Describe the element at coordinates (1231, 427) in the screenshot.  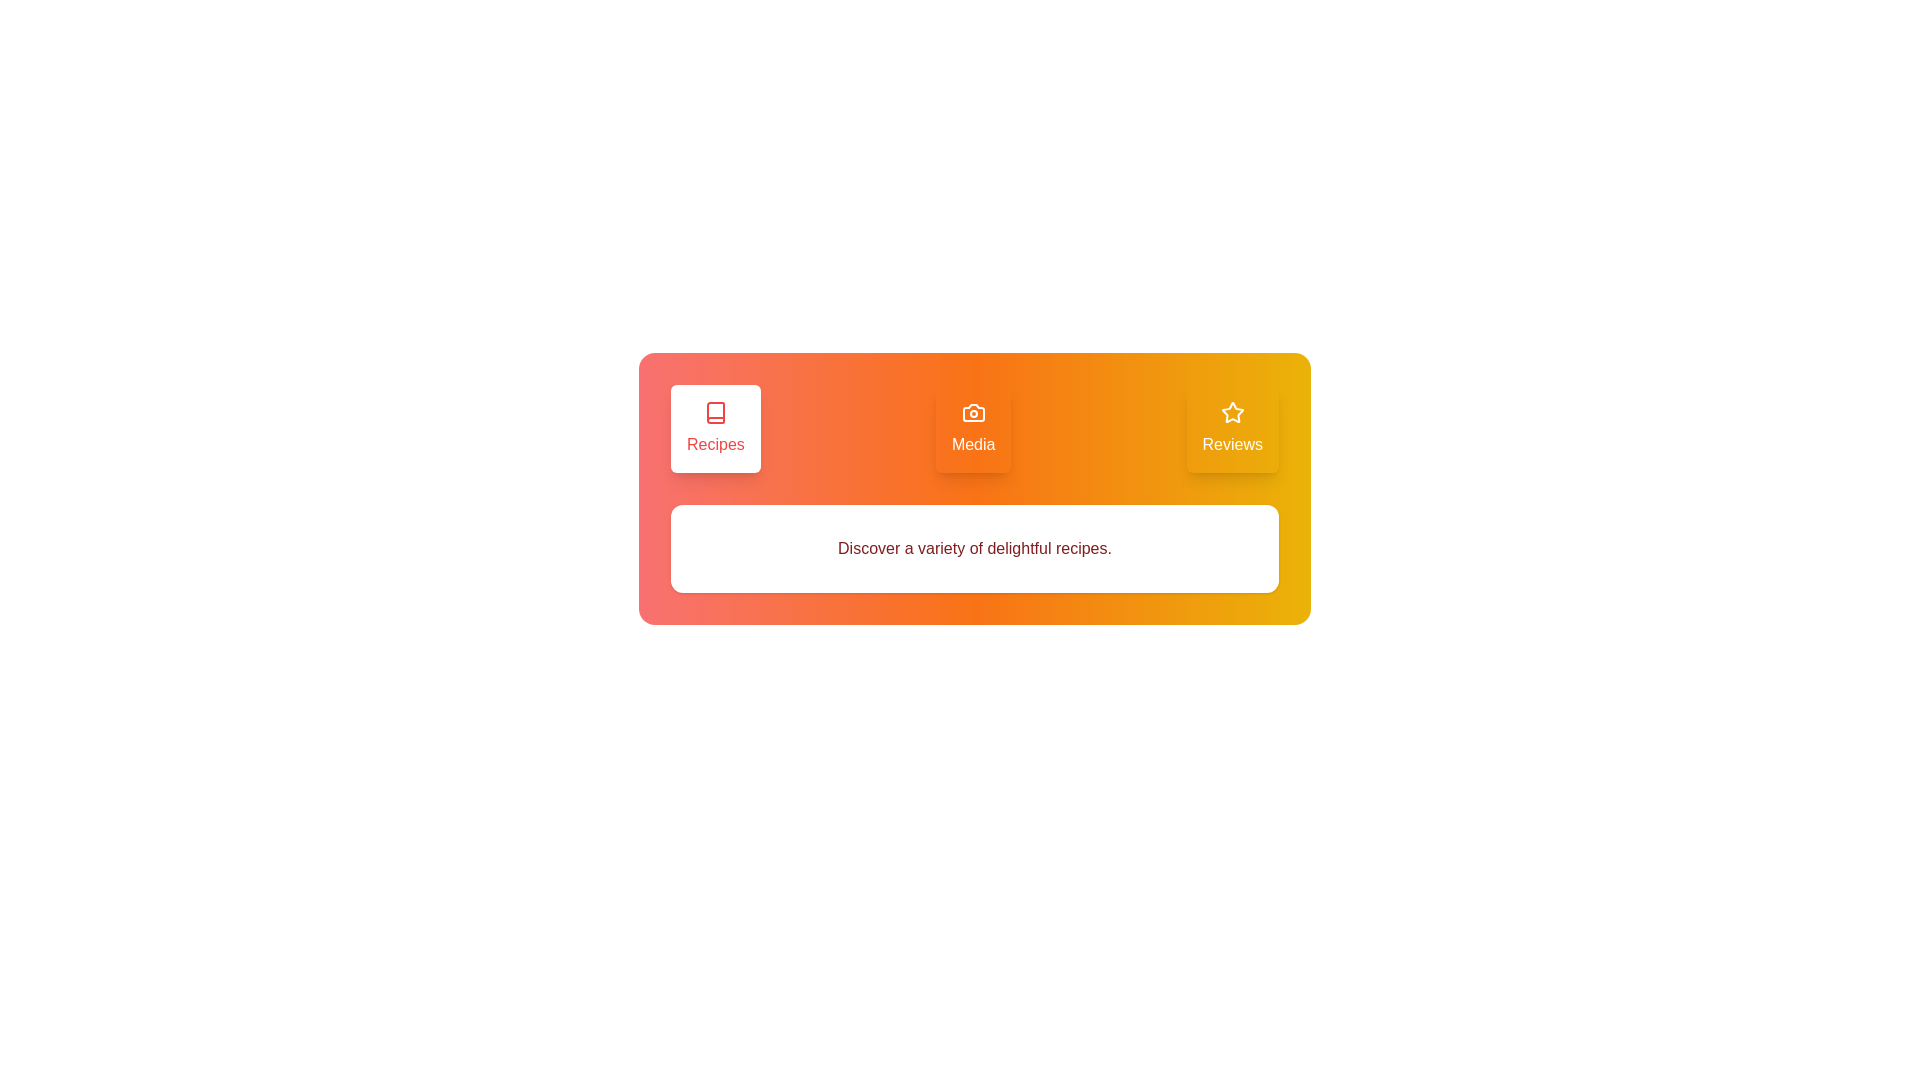
I see `the tab labeled Reviews to observe its hover effect` at that location.